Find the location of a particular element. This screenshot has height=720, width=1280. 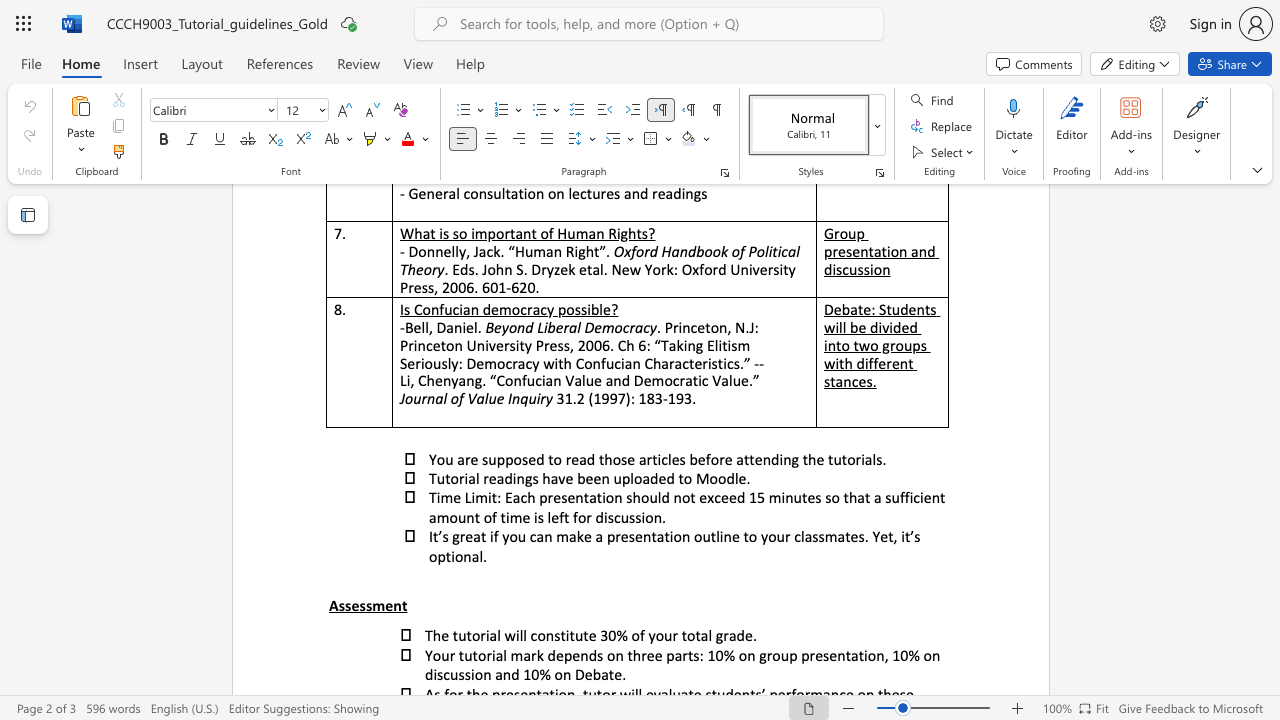

the subset text "adings have been uploaded to Mo" within the text "Tutorial readings have been uploaded to Moodle." is located at coordinates (496, 478).